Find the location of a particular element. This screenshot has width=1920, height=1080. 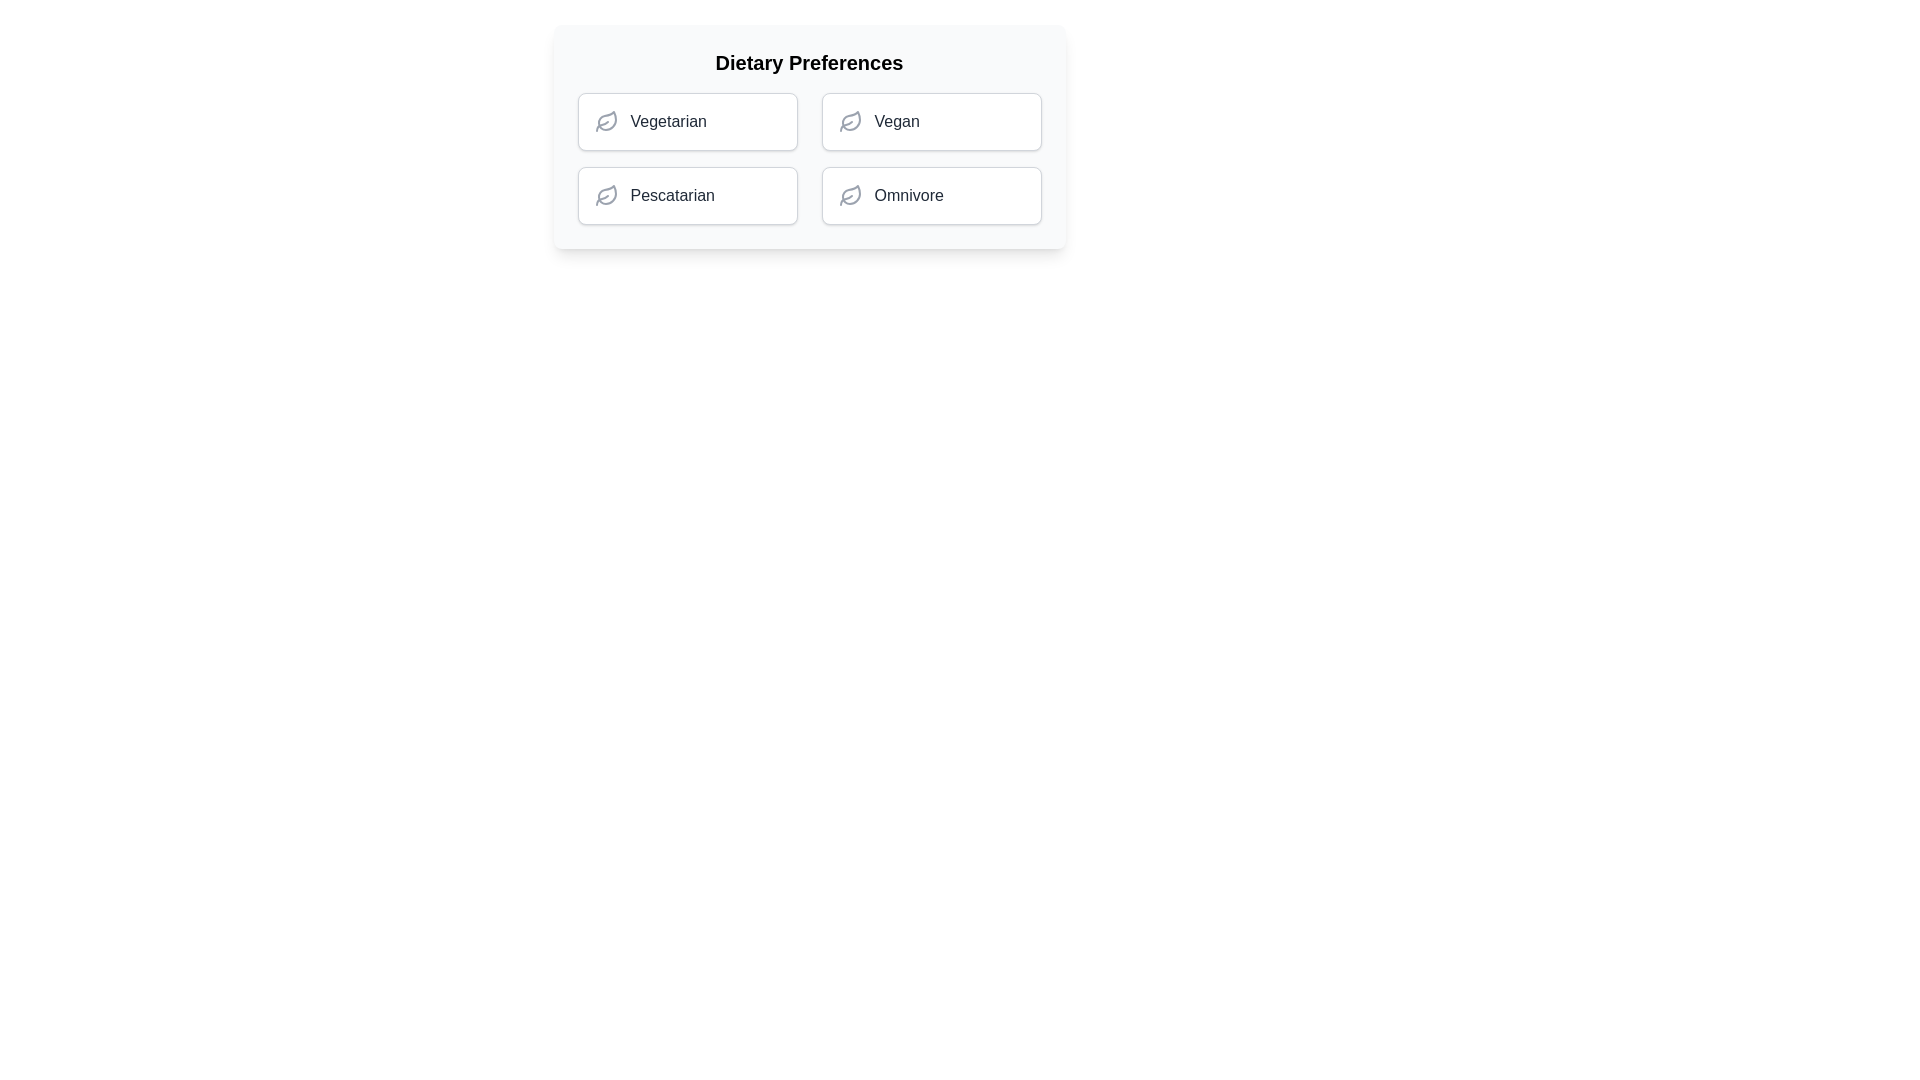

the text label describing the dietary preference option located in the top-left quadrant of the 'Dietary Preferences' section, positioned beneath an icon is located at coordinates (668, 122).